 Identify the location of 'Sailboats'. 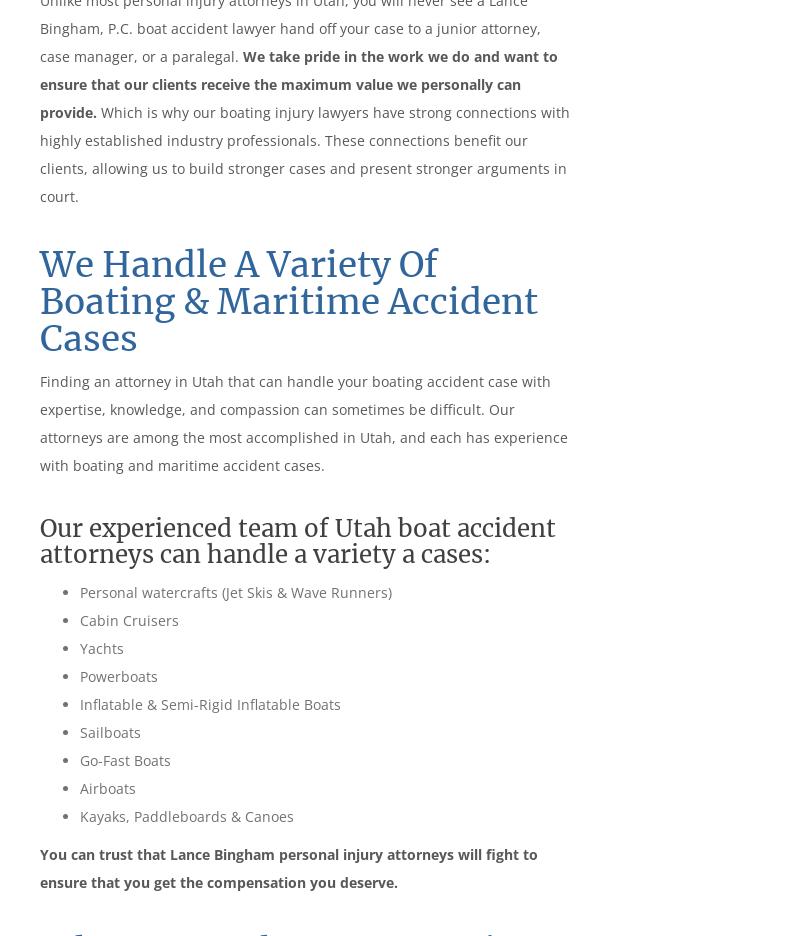
(80, 730).